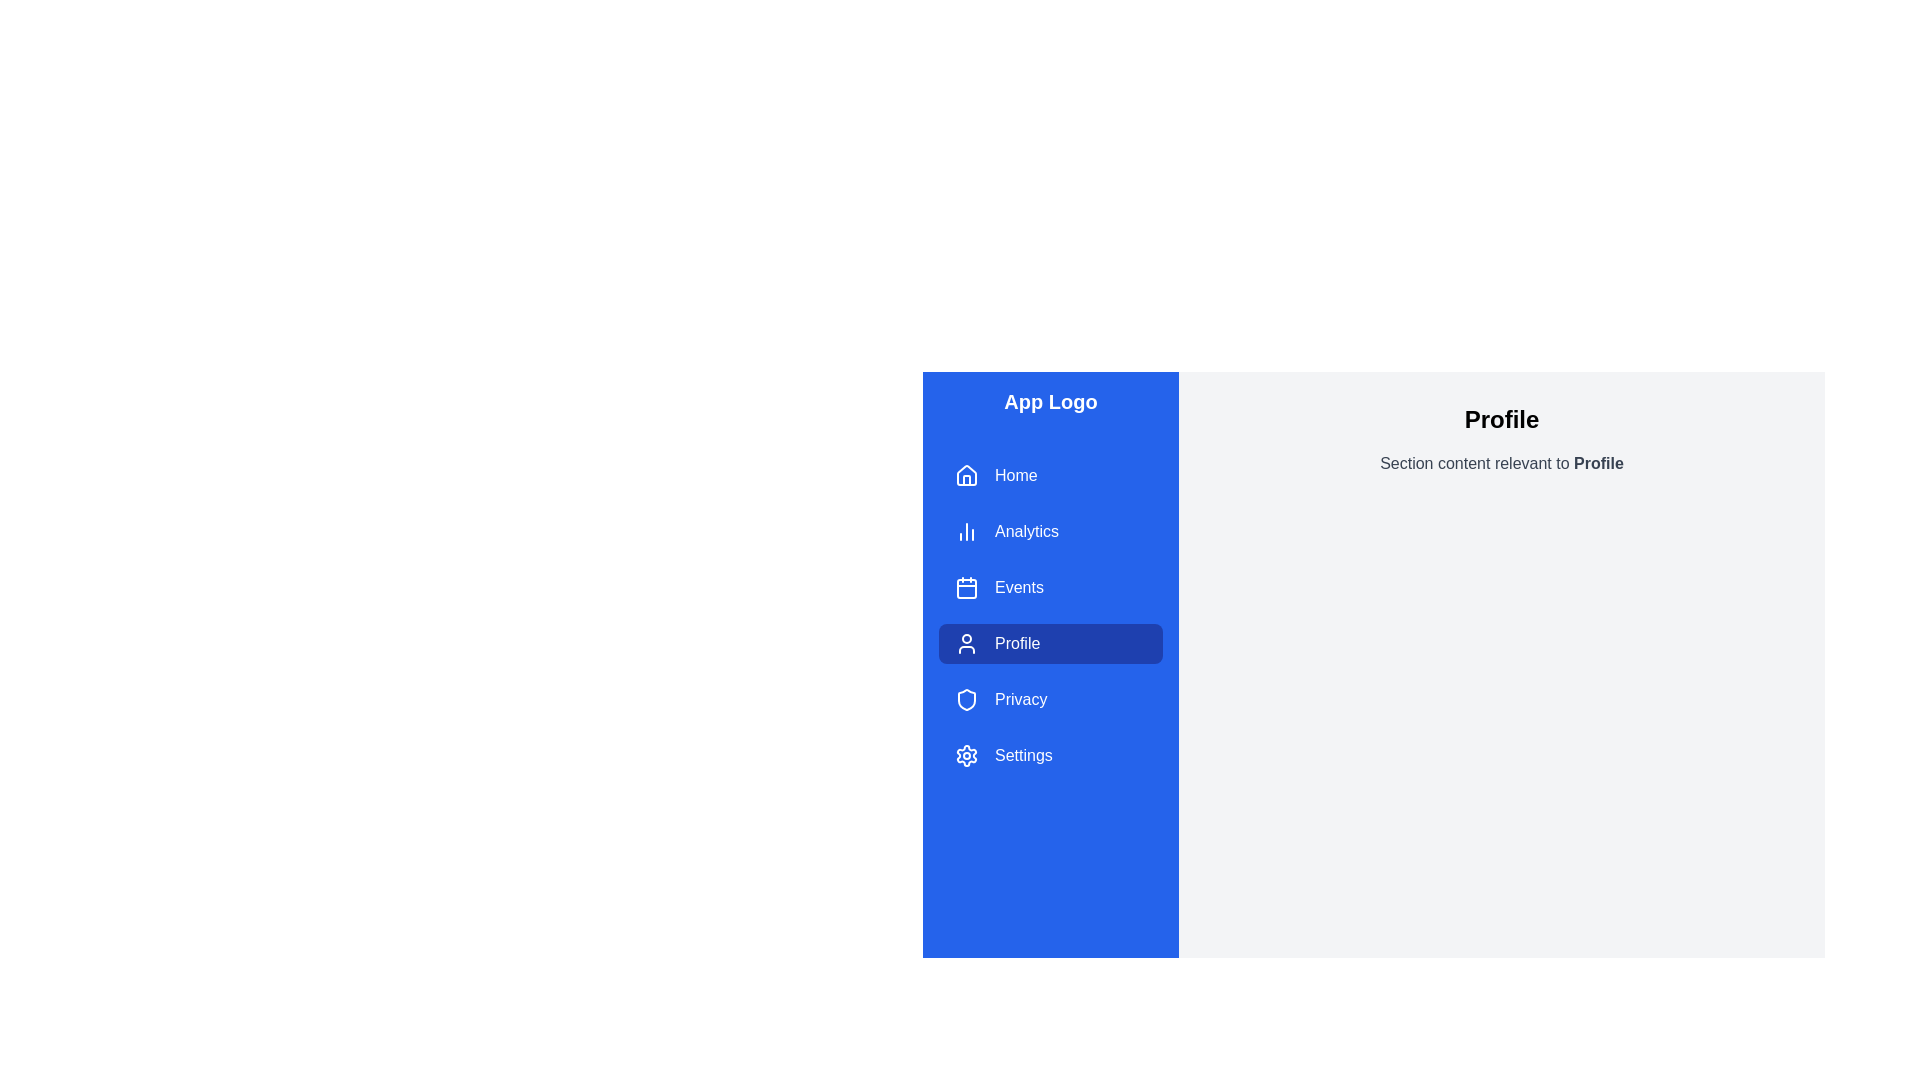 This screenshot has width=1920, height=1080. What do you see at coordinates (966, 475) in the screenshot?
I see `the 'Home' icon in the sidebar navigation` at bounding box center [966, 475].